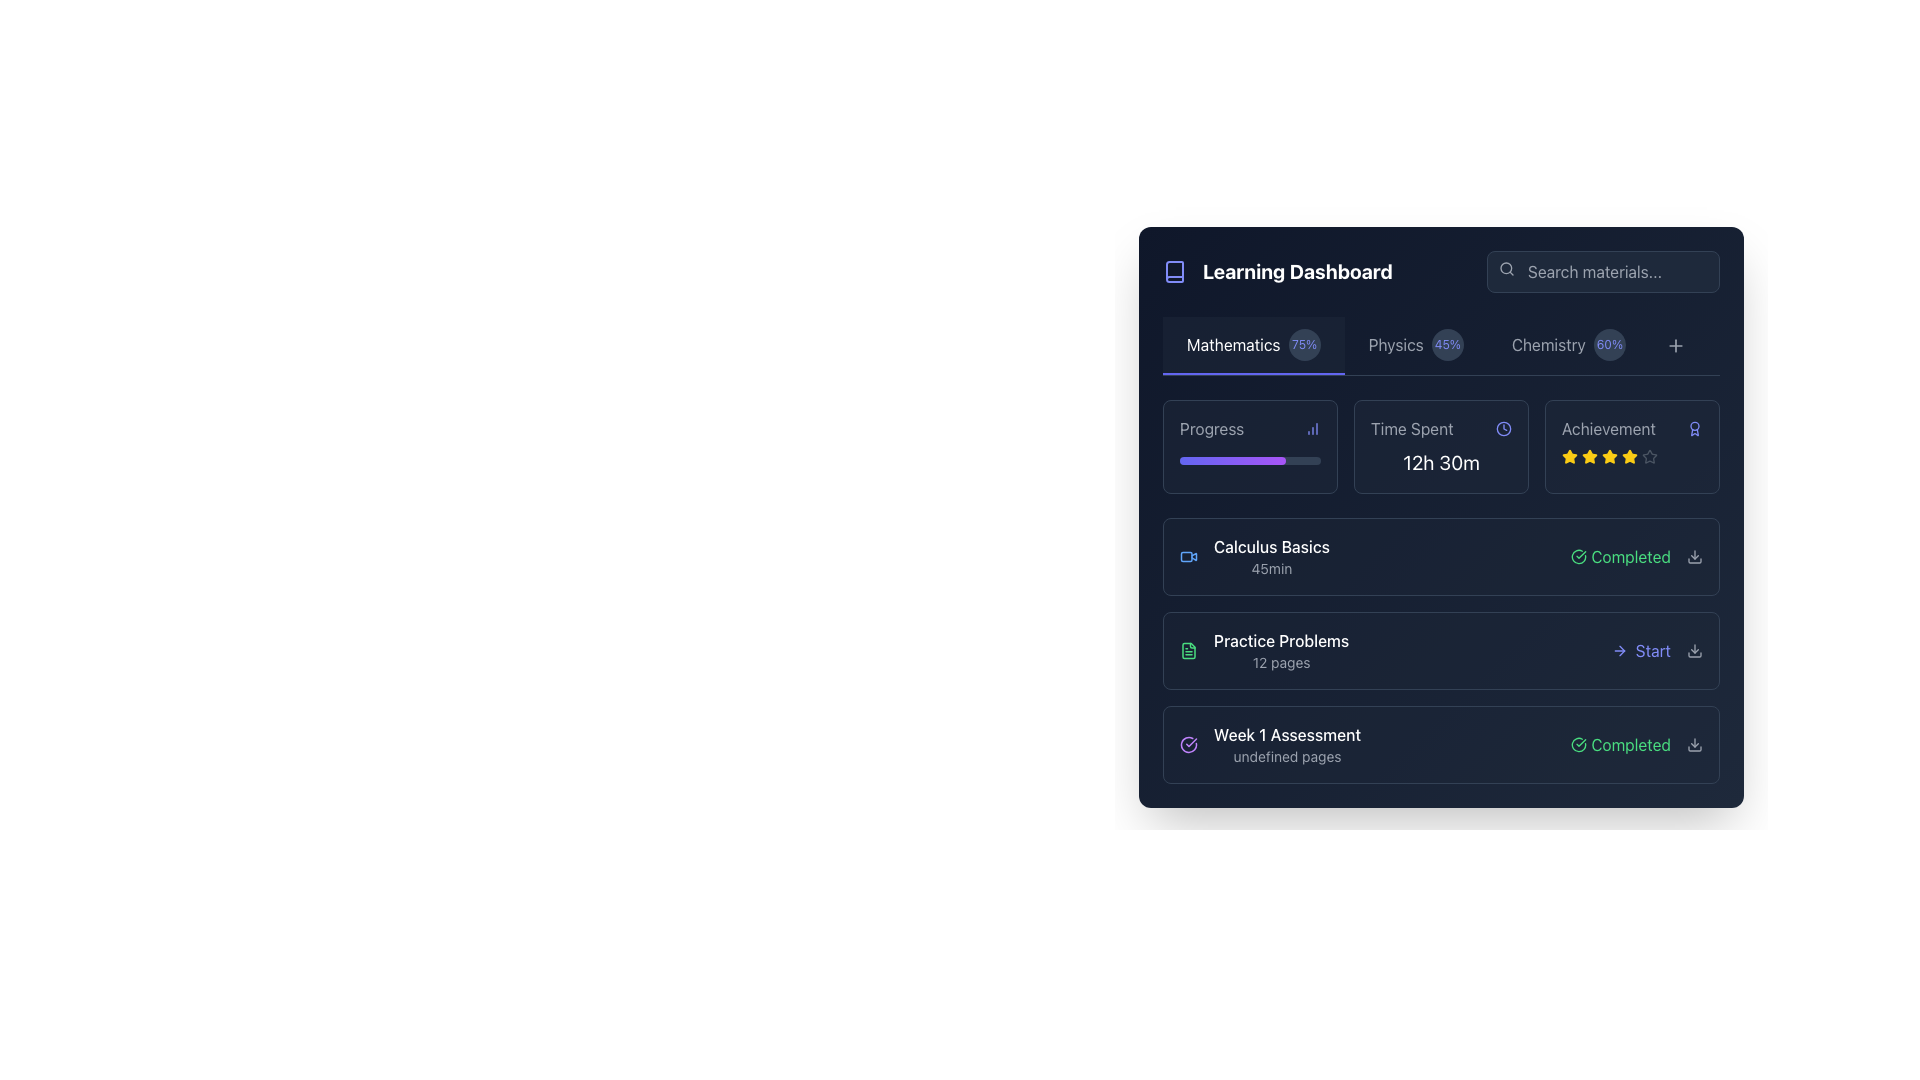 This screenshot has height=1080, width=1920. Describe the element at coordinates (1415, 343) in the screenshot. I see `the composite display element indicating progress related to Physics, located in the top section of the interface between 'Mathematics' and 'Chemistry'` at that location.